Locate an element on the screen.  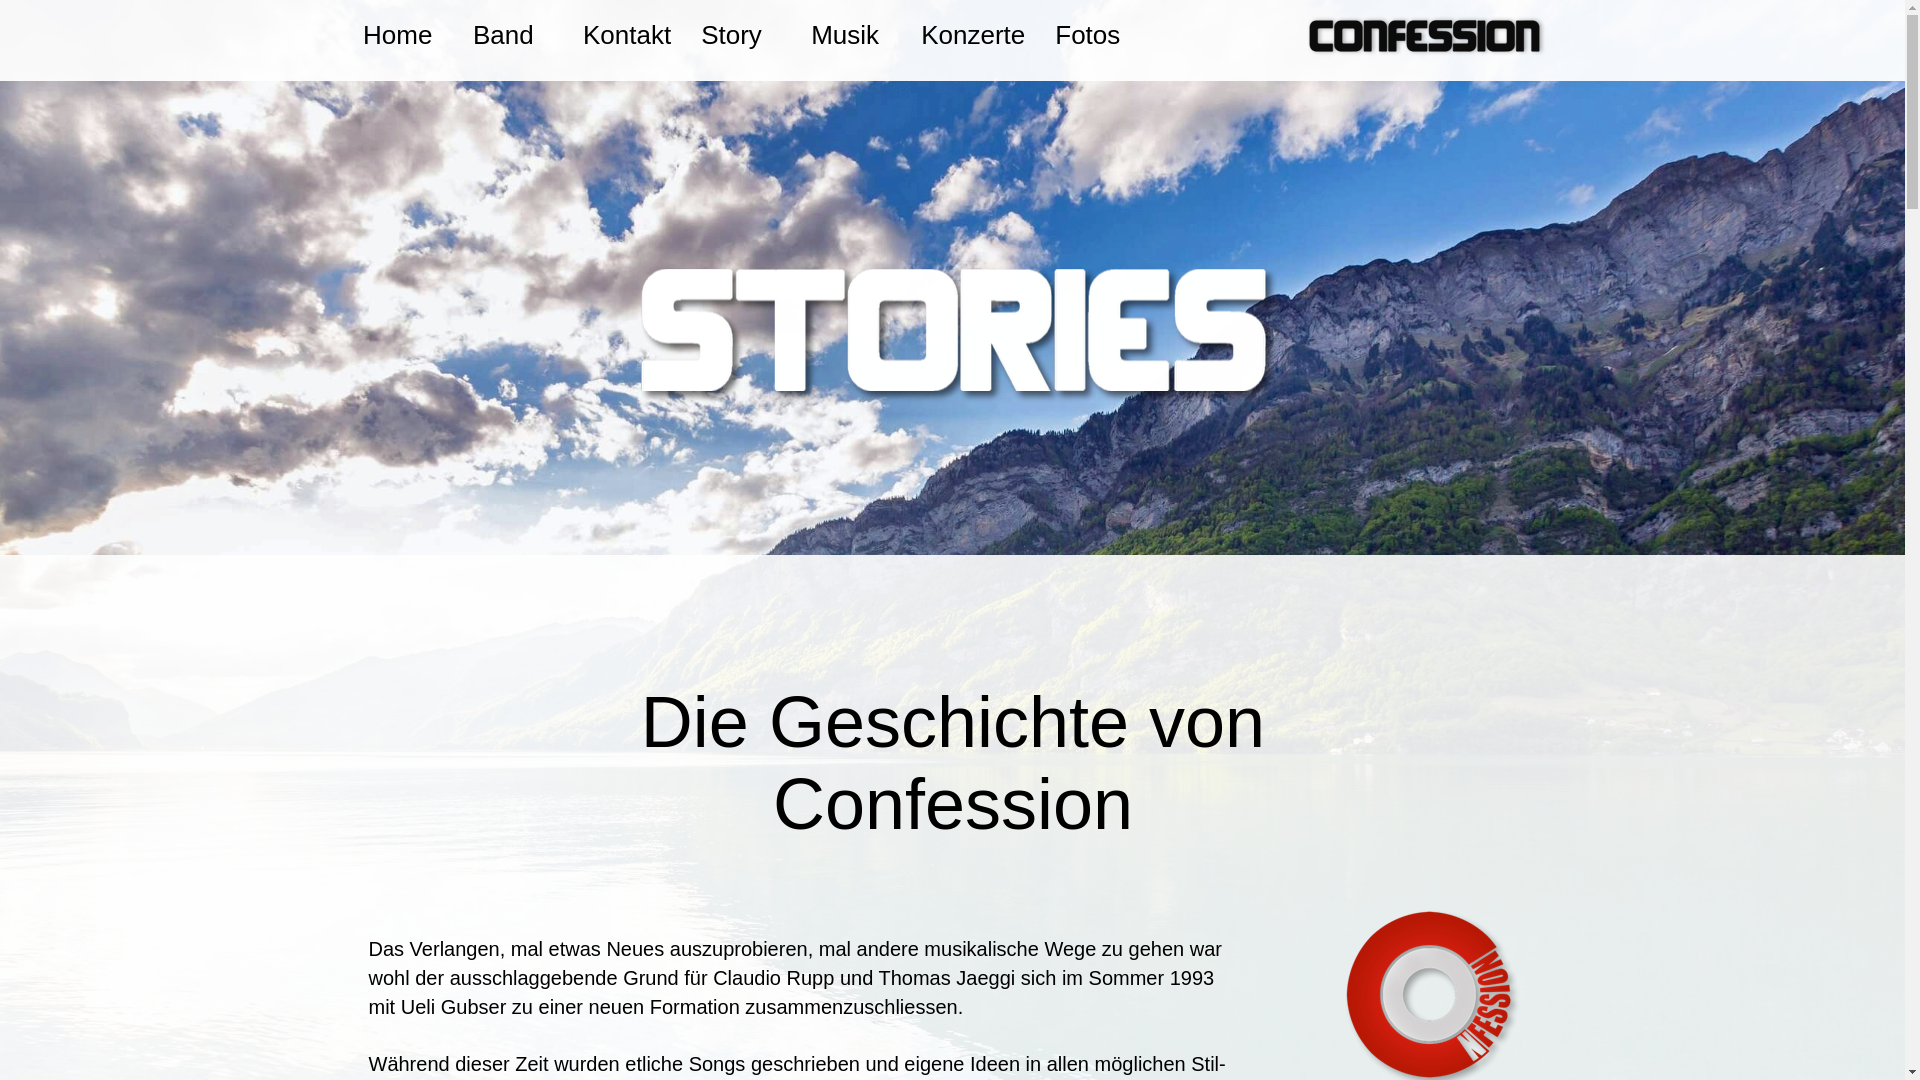
'Fotos' is located at coordinates (1093, 34).